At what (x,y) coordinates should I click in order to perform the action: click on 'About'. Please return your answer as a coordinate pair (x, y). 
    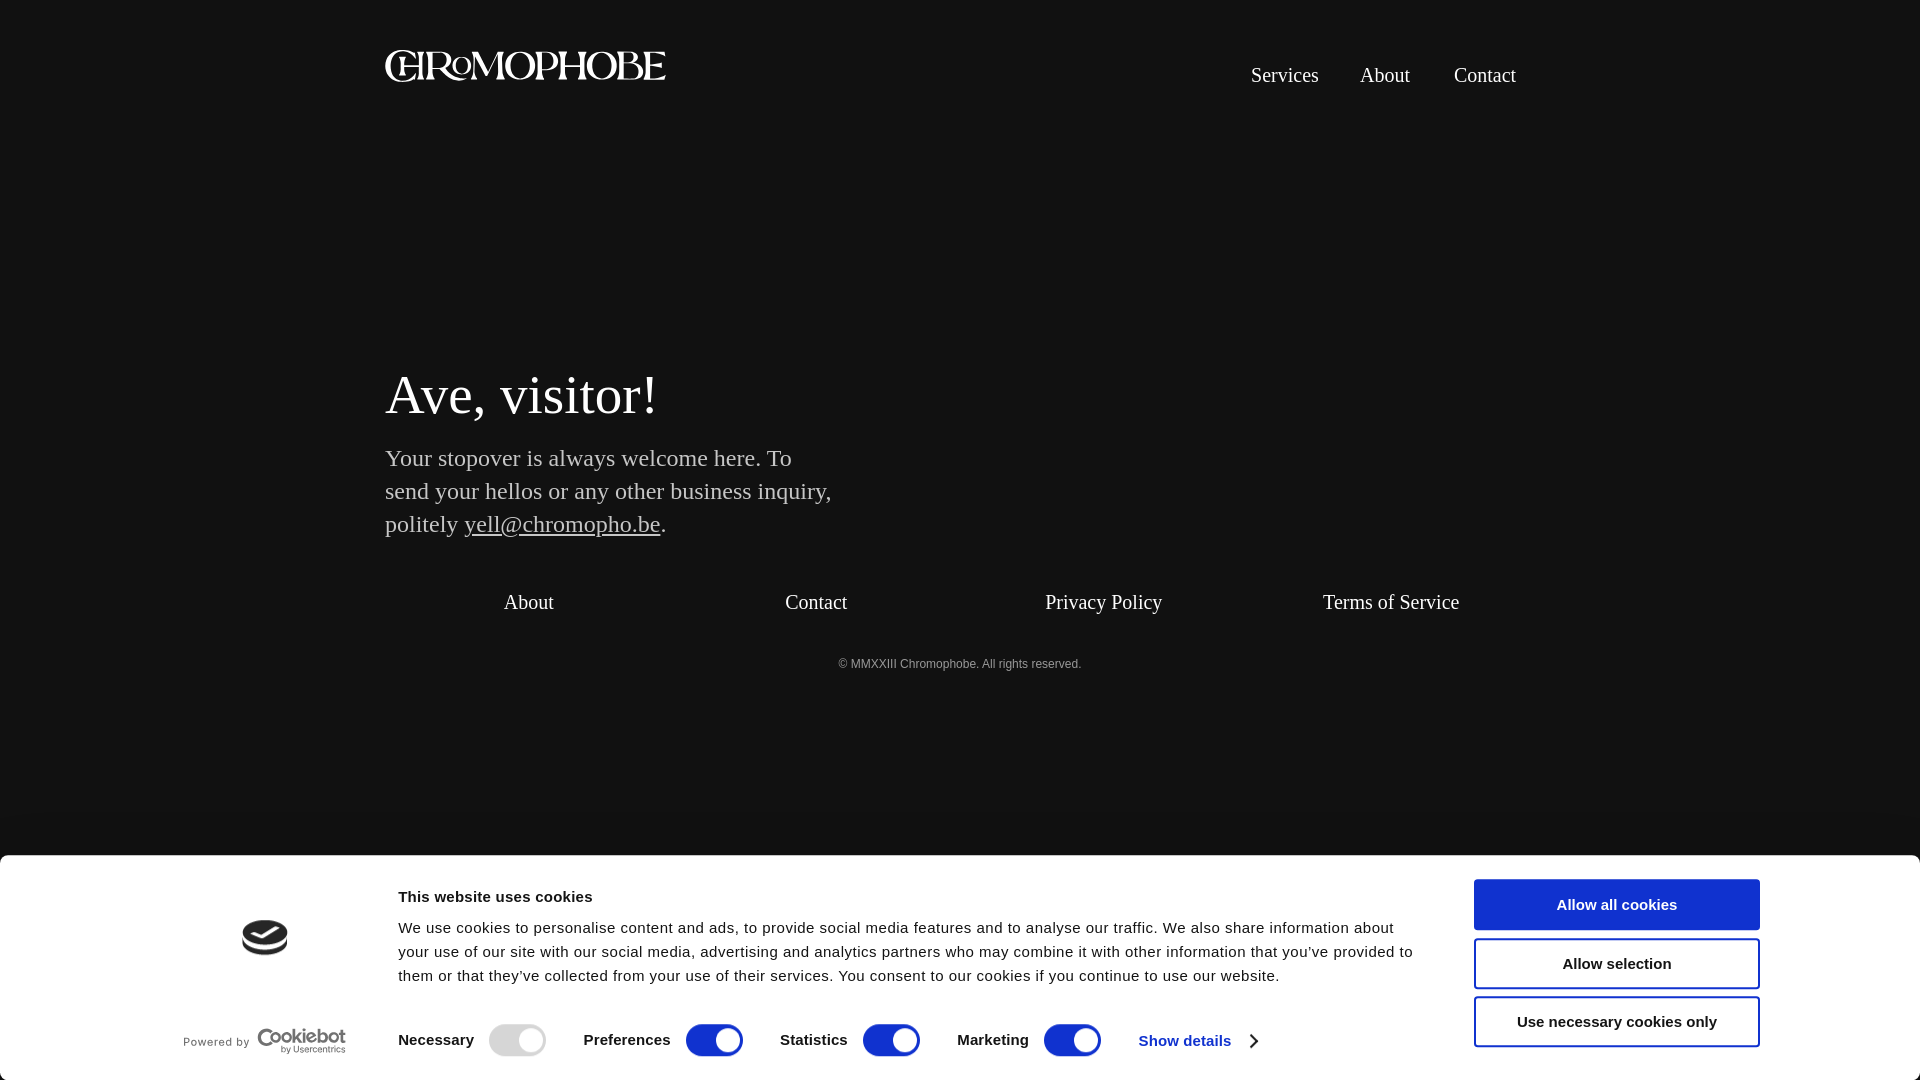
    Looking at the image, I should click on (528, 600).